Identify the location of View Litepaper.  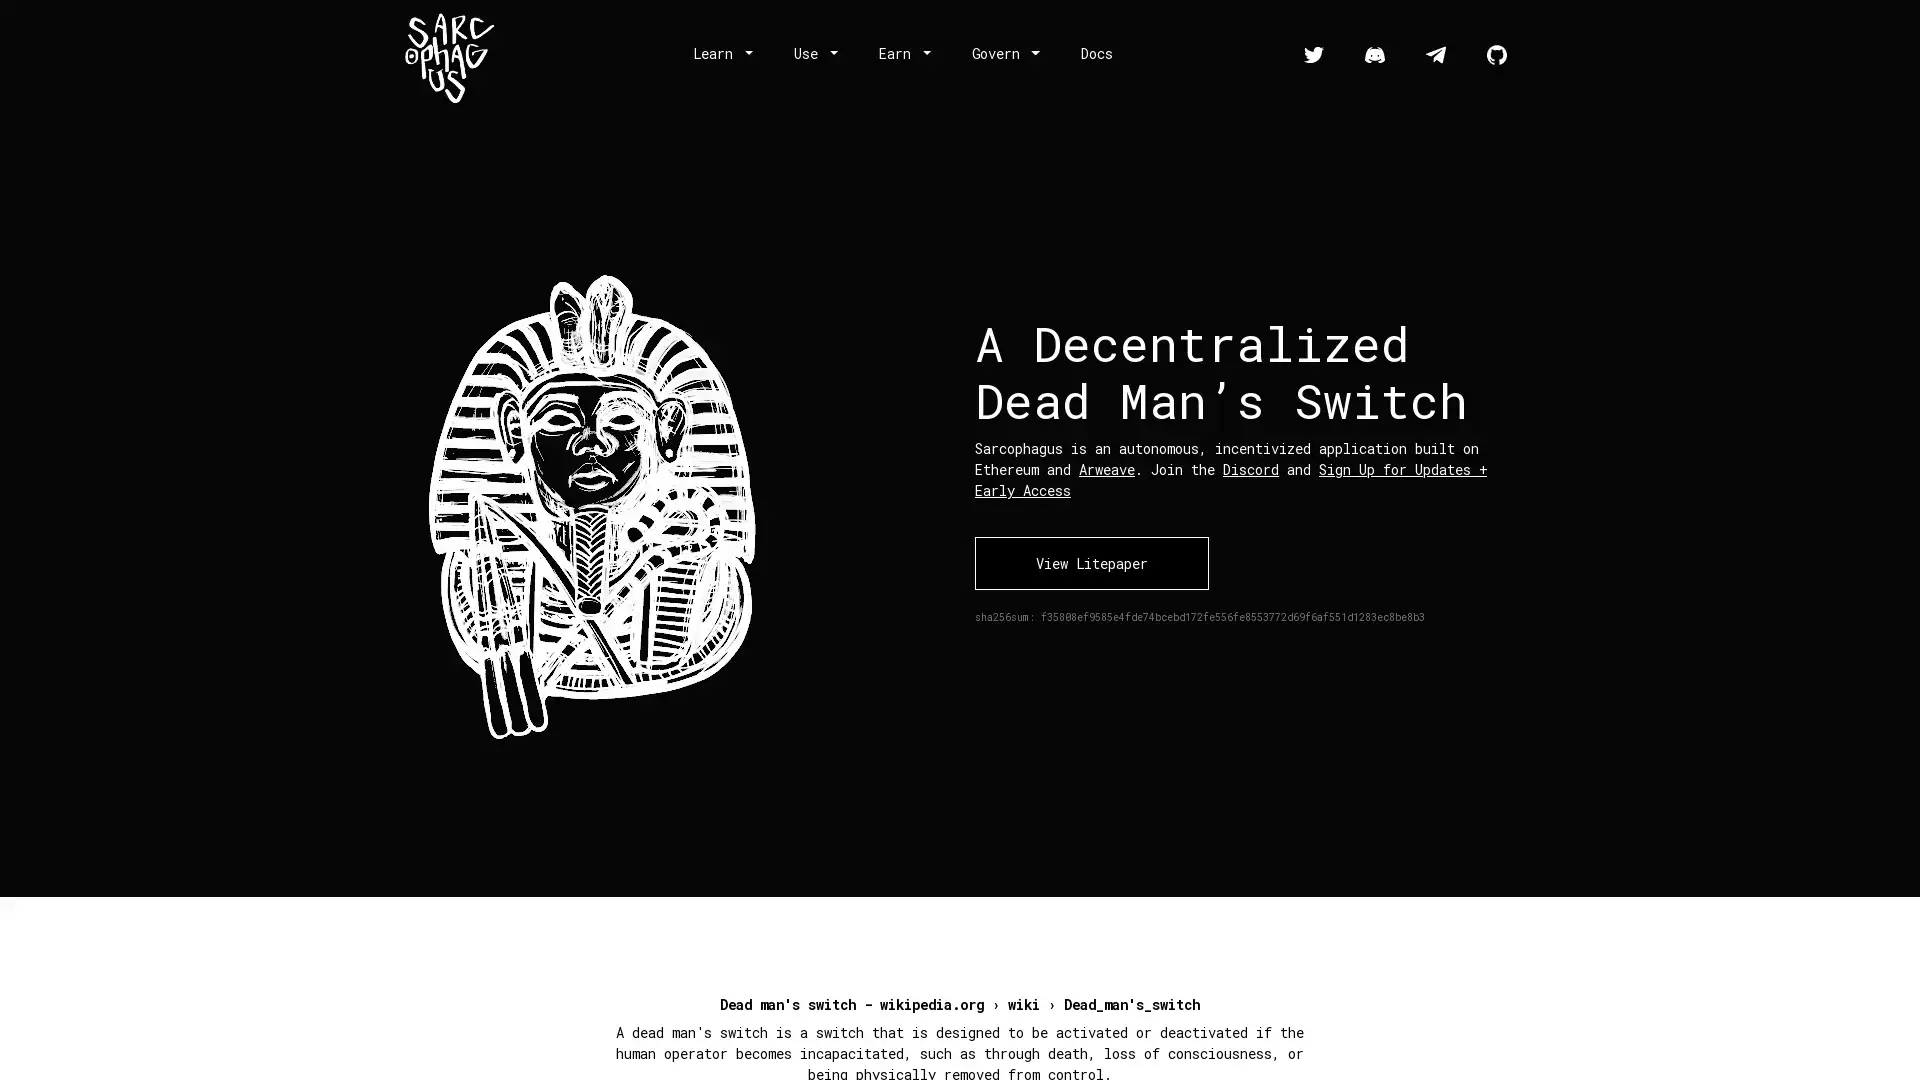
(1090, 562).